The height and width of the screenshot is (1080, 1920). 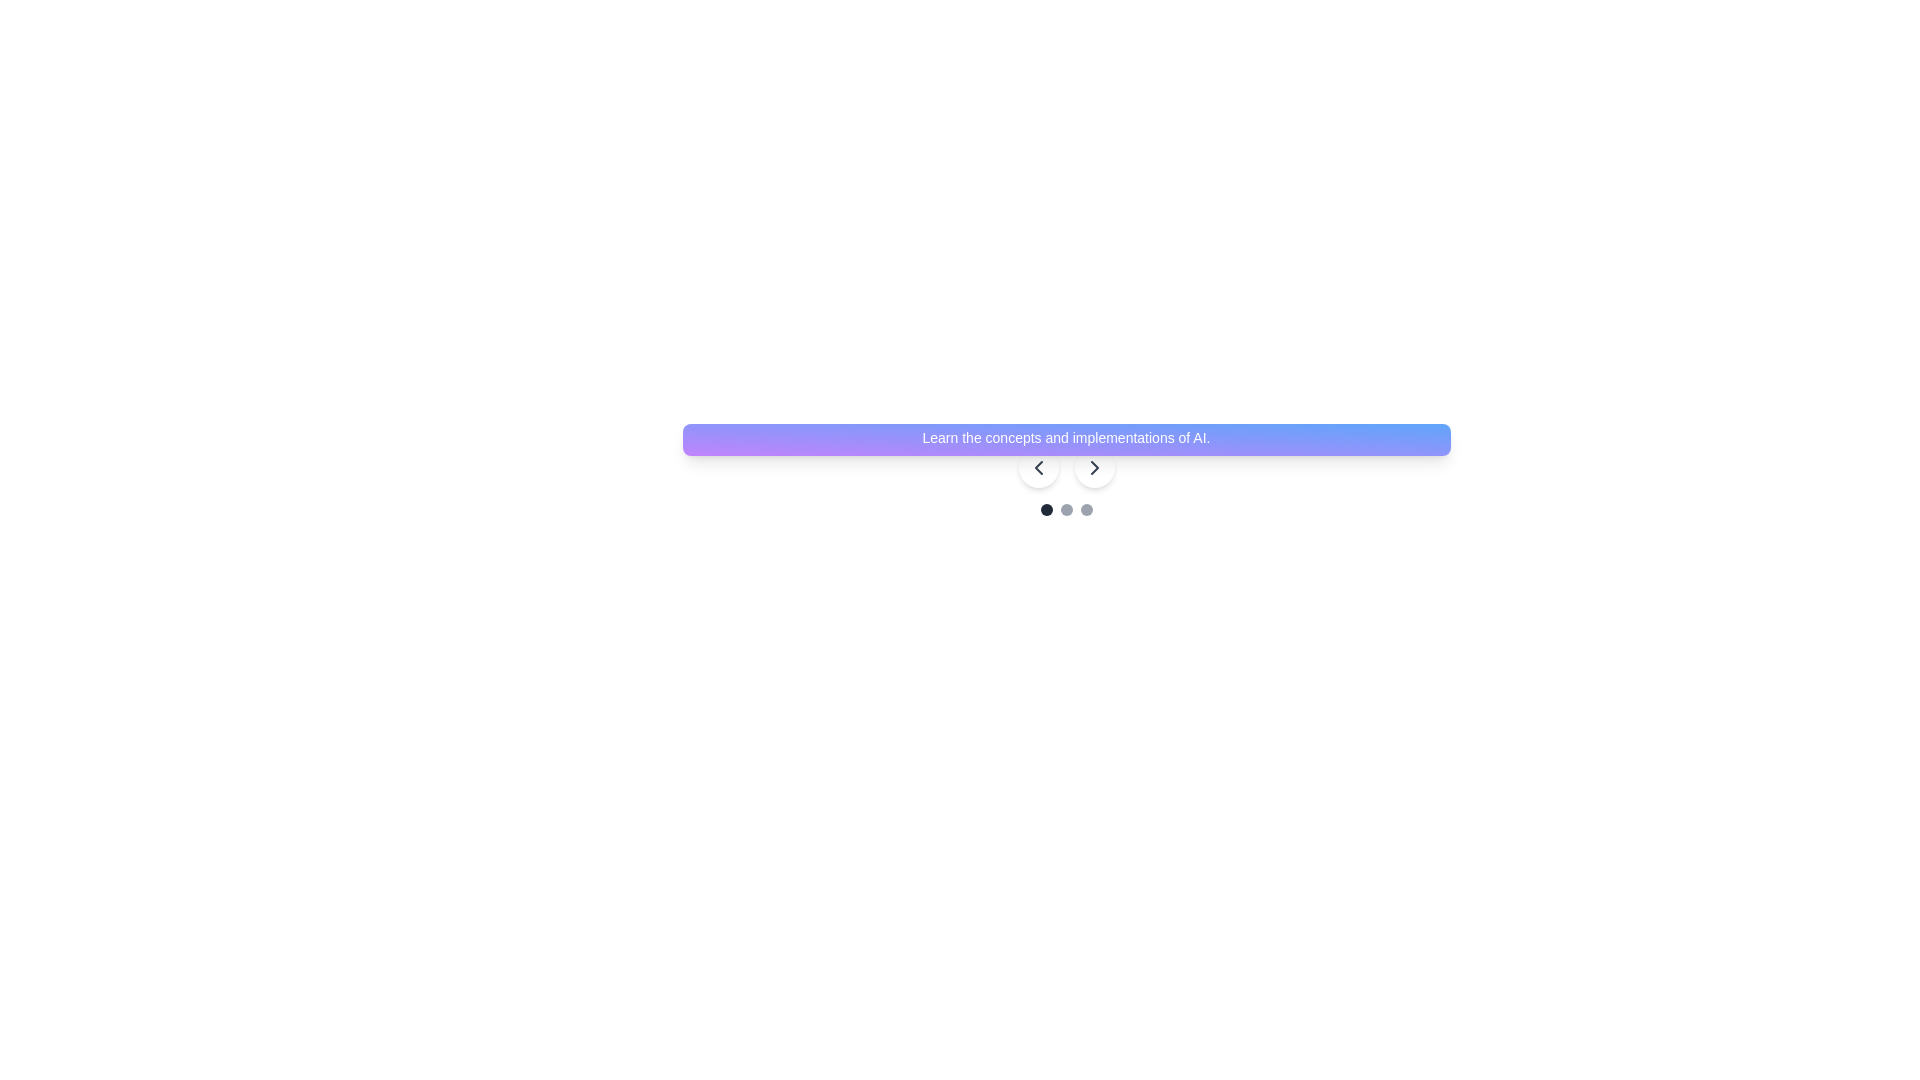 I want to click on the static text element providing additional information about the course, positioned beneath 'Music Production Course' and above '$30/session', so click(x=1065, y=437).